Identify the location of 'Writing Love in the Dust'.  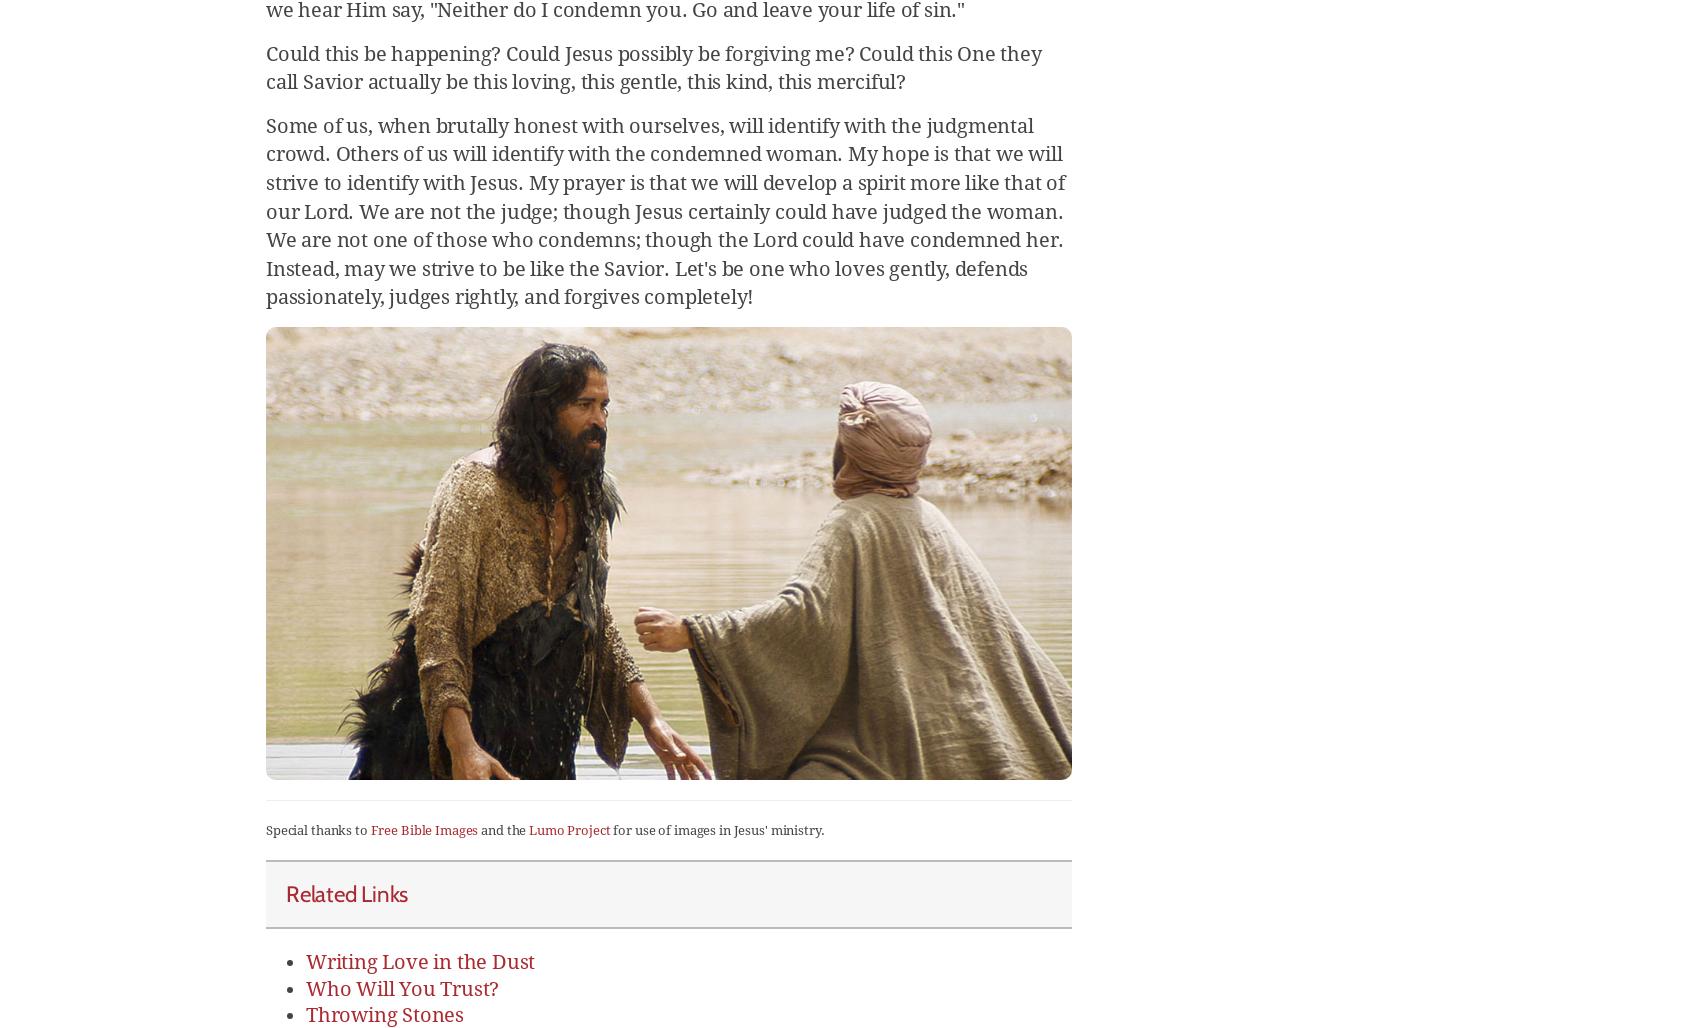
(420, 960).